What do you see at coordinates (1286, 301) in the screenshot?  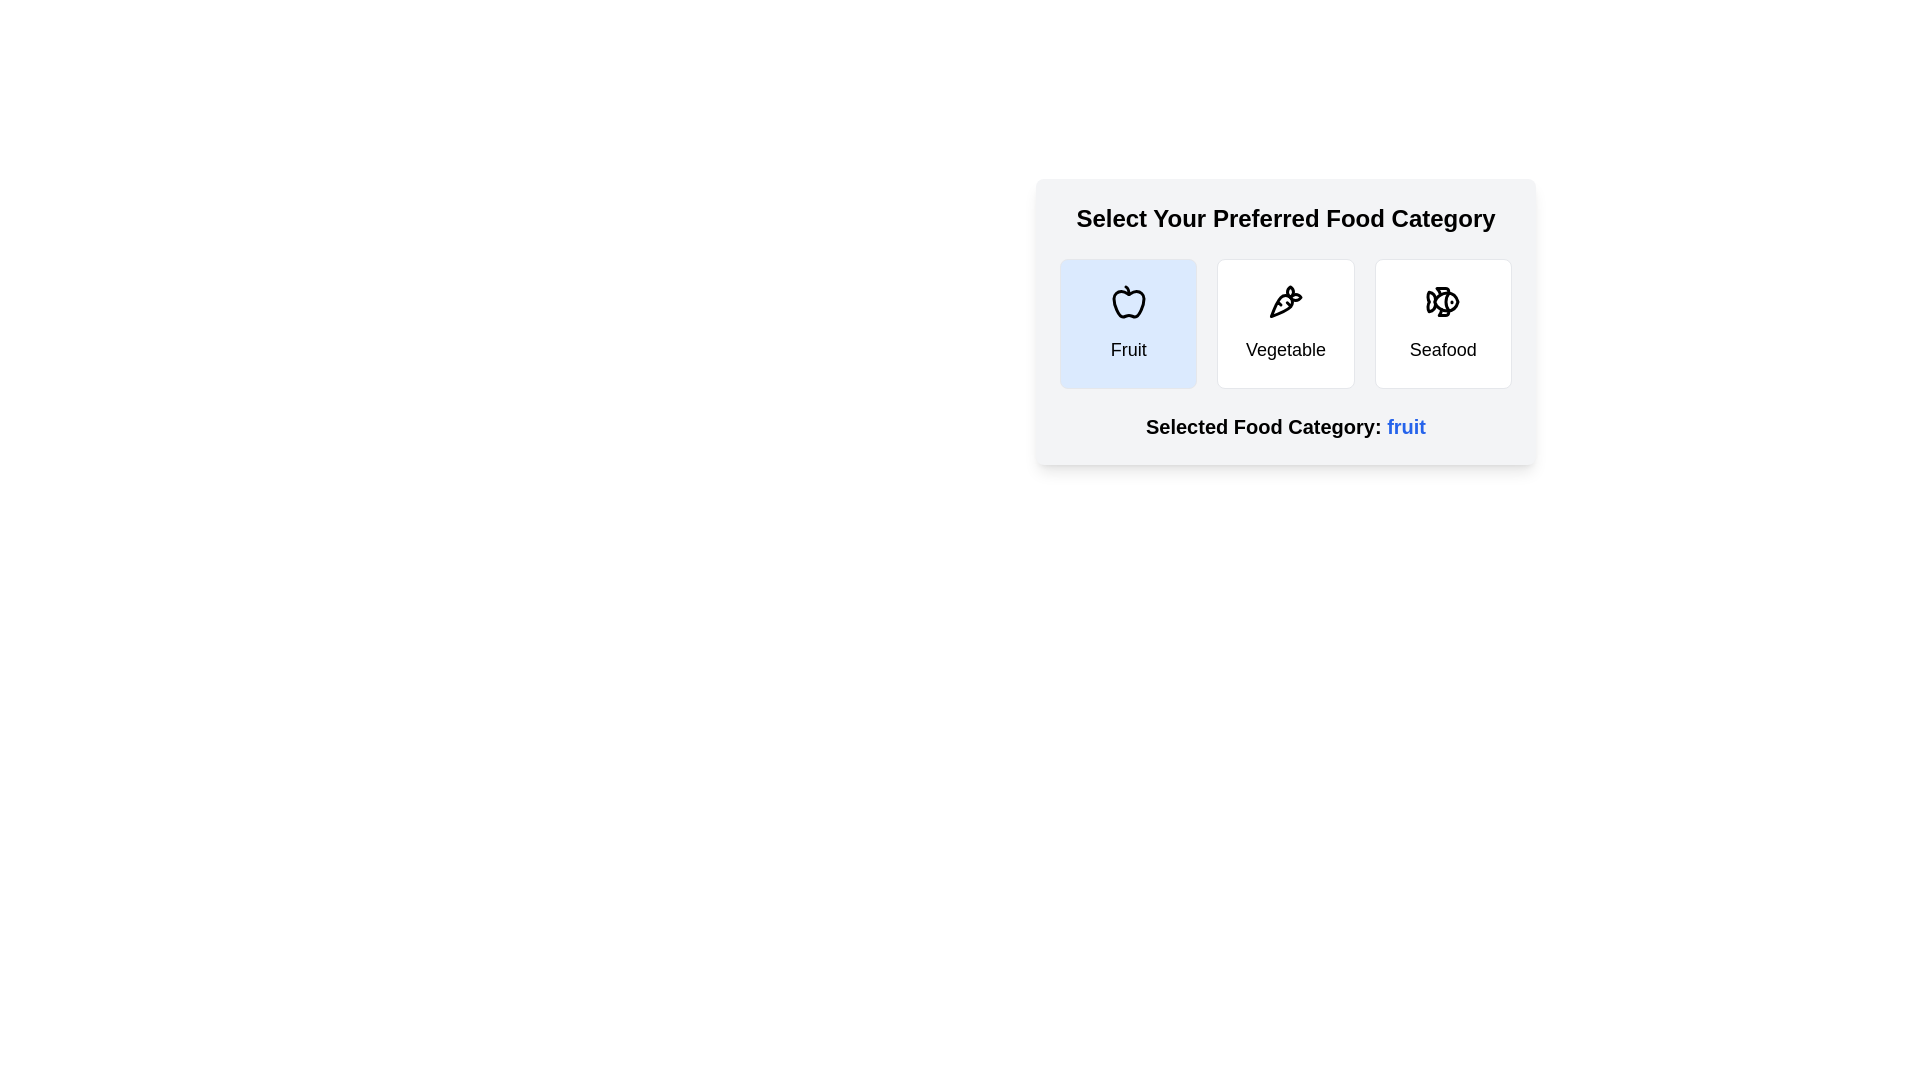 I see `the SVG icon representing the 'Vegetable' category, which is visually centered above the text 'Vegetable' within a row of selectable categories` at bounding box center [1286, 301].